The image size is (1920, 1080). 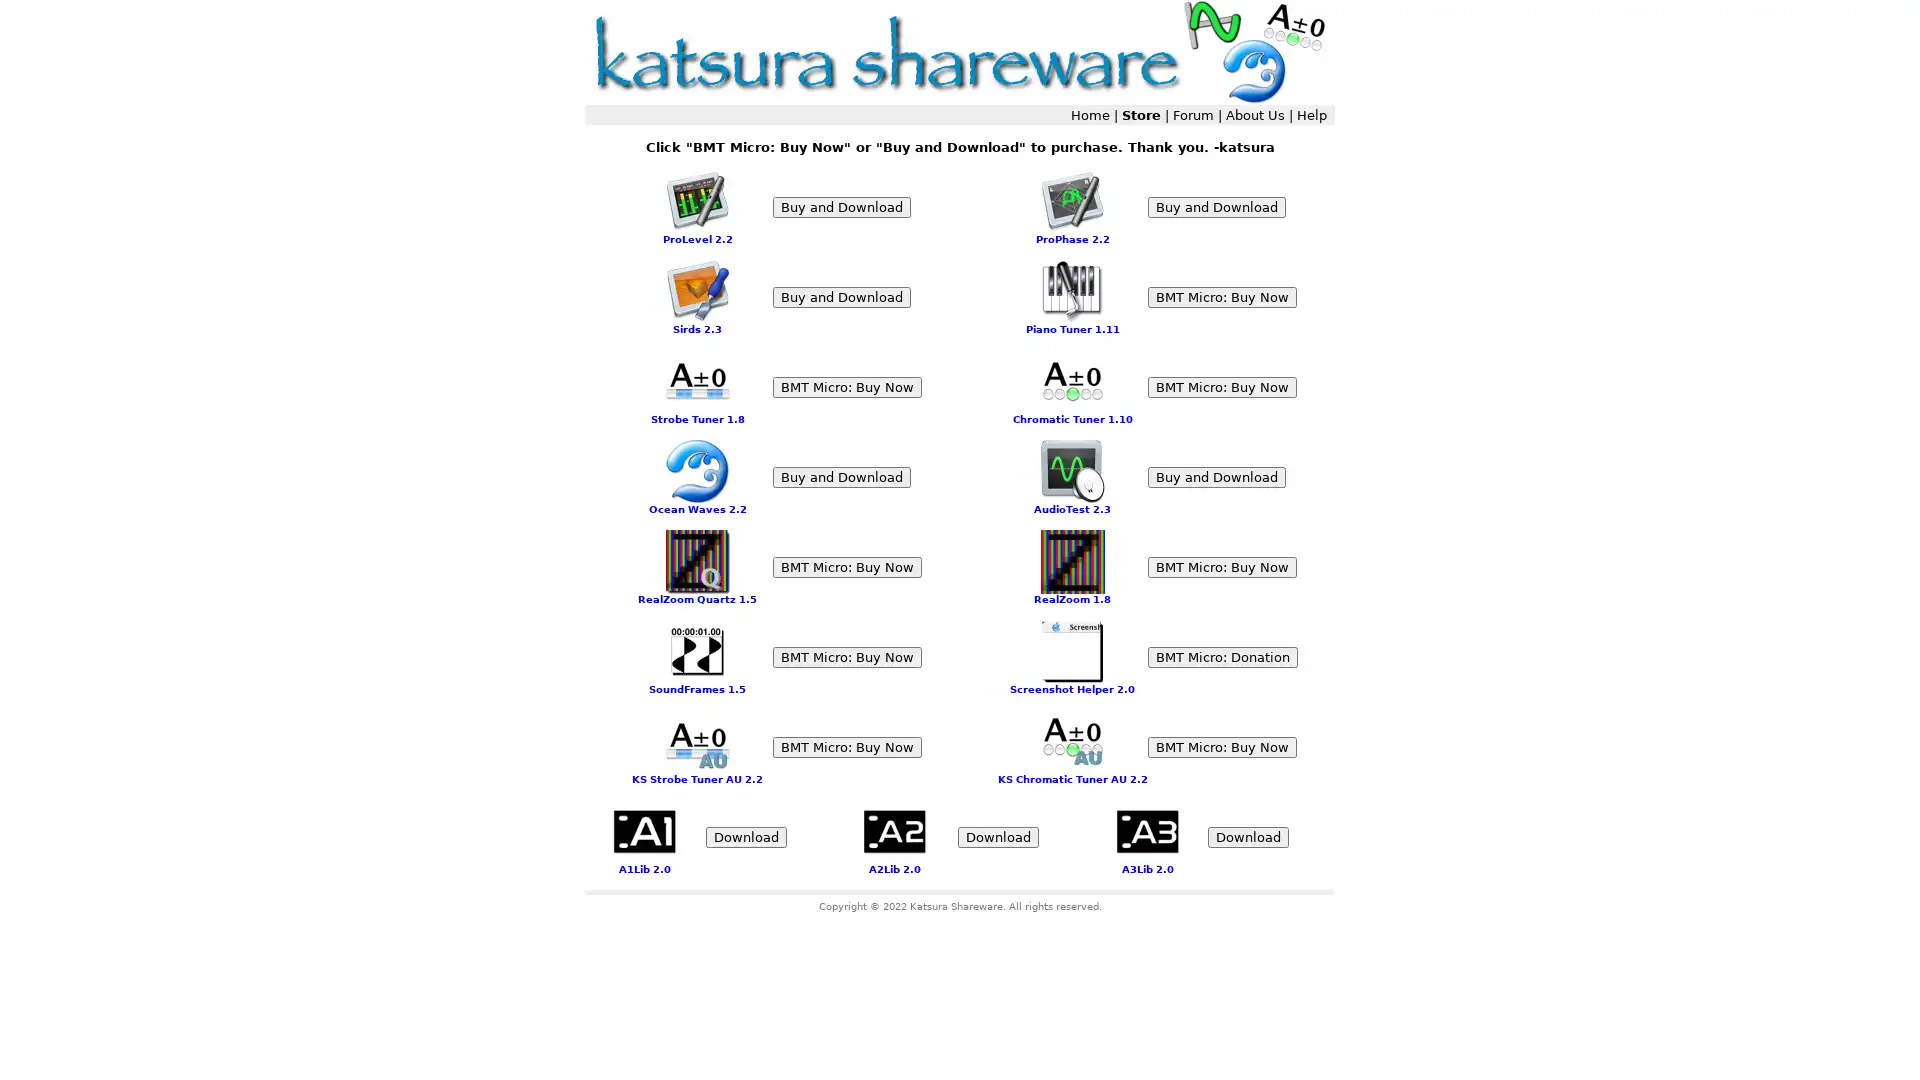 What do you see at coordinates (840, 207) in the screenshot?
I see `Buy and Download` at bounding box center [840, 207].